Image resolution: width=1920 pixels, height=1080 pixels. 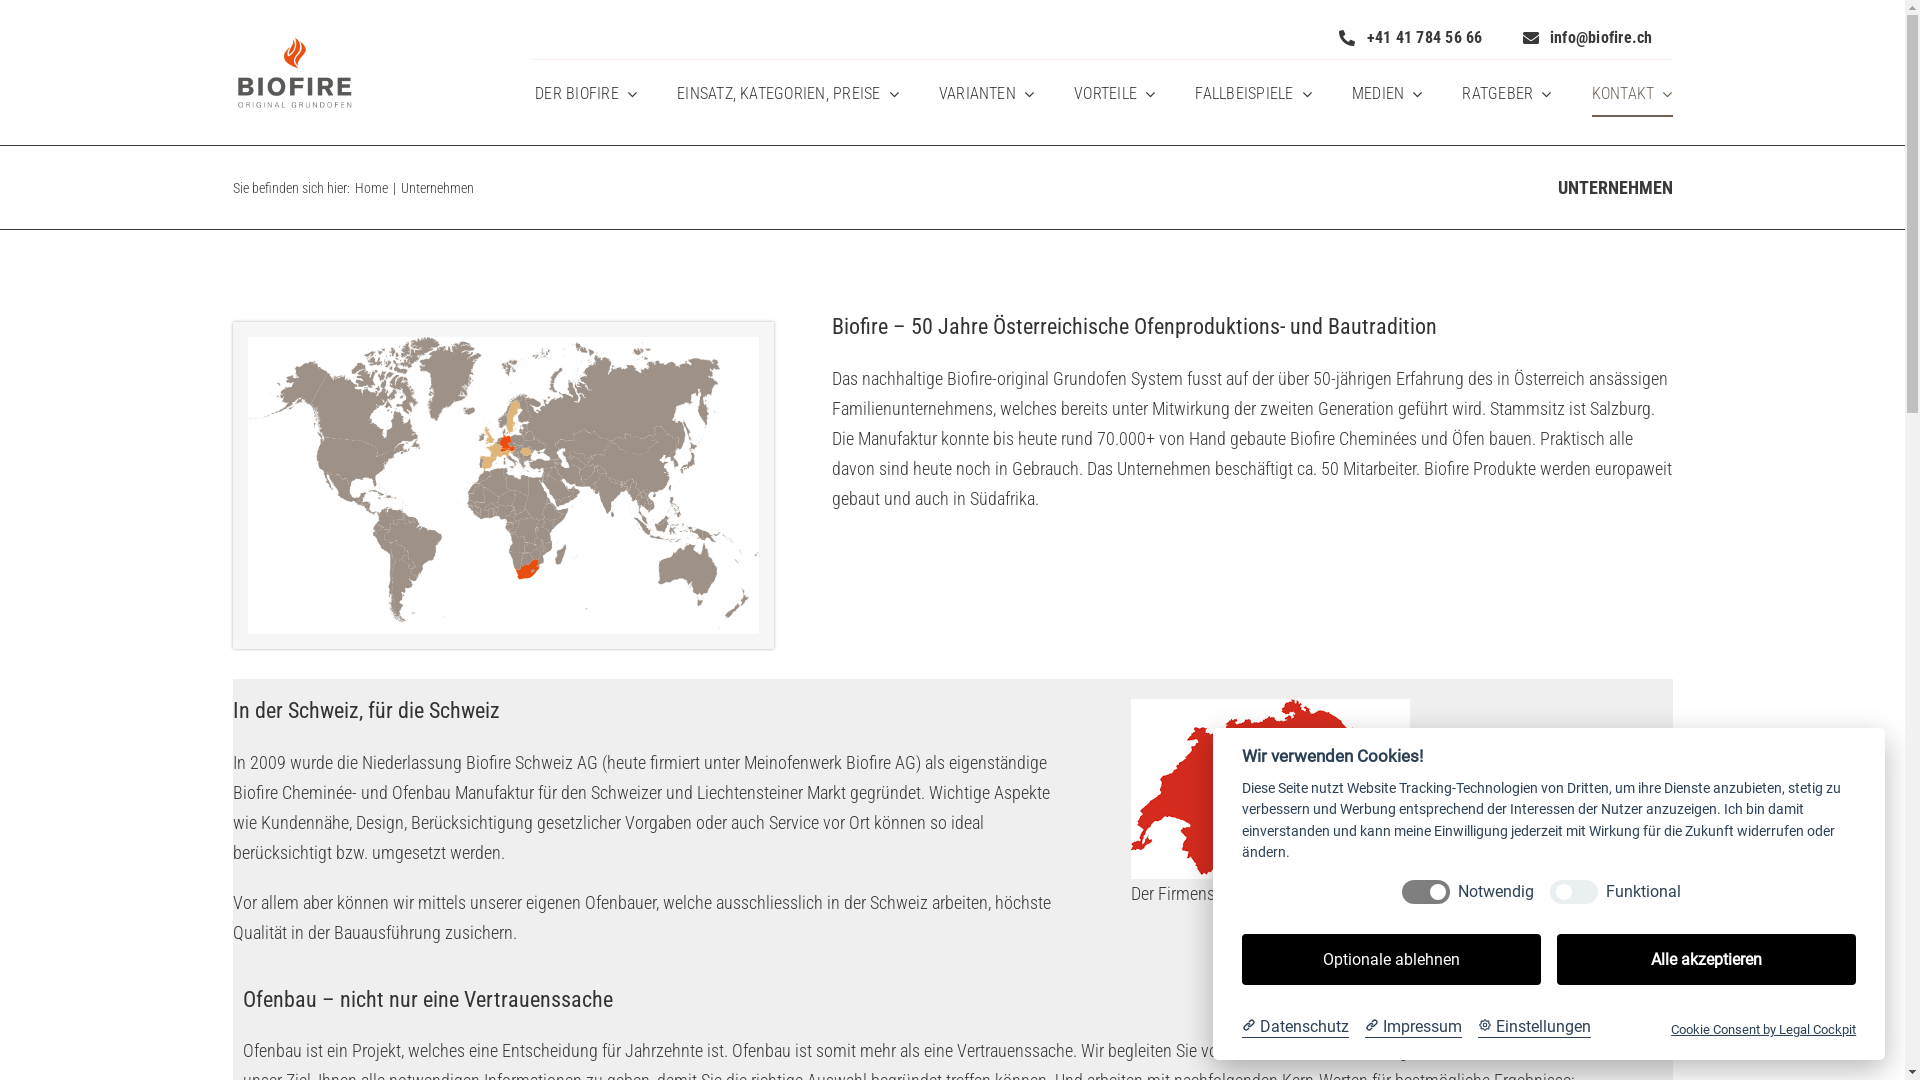 I want to click on 'RATGEBER', so click(x=1506, y=94).